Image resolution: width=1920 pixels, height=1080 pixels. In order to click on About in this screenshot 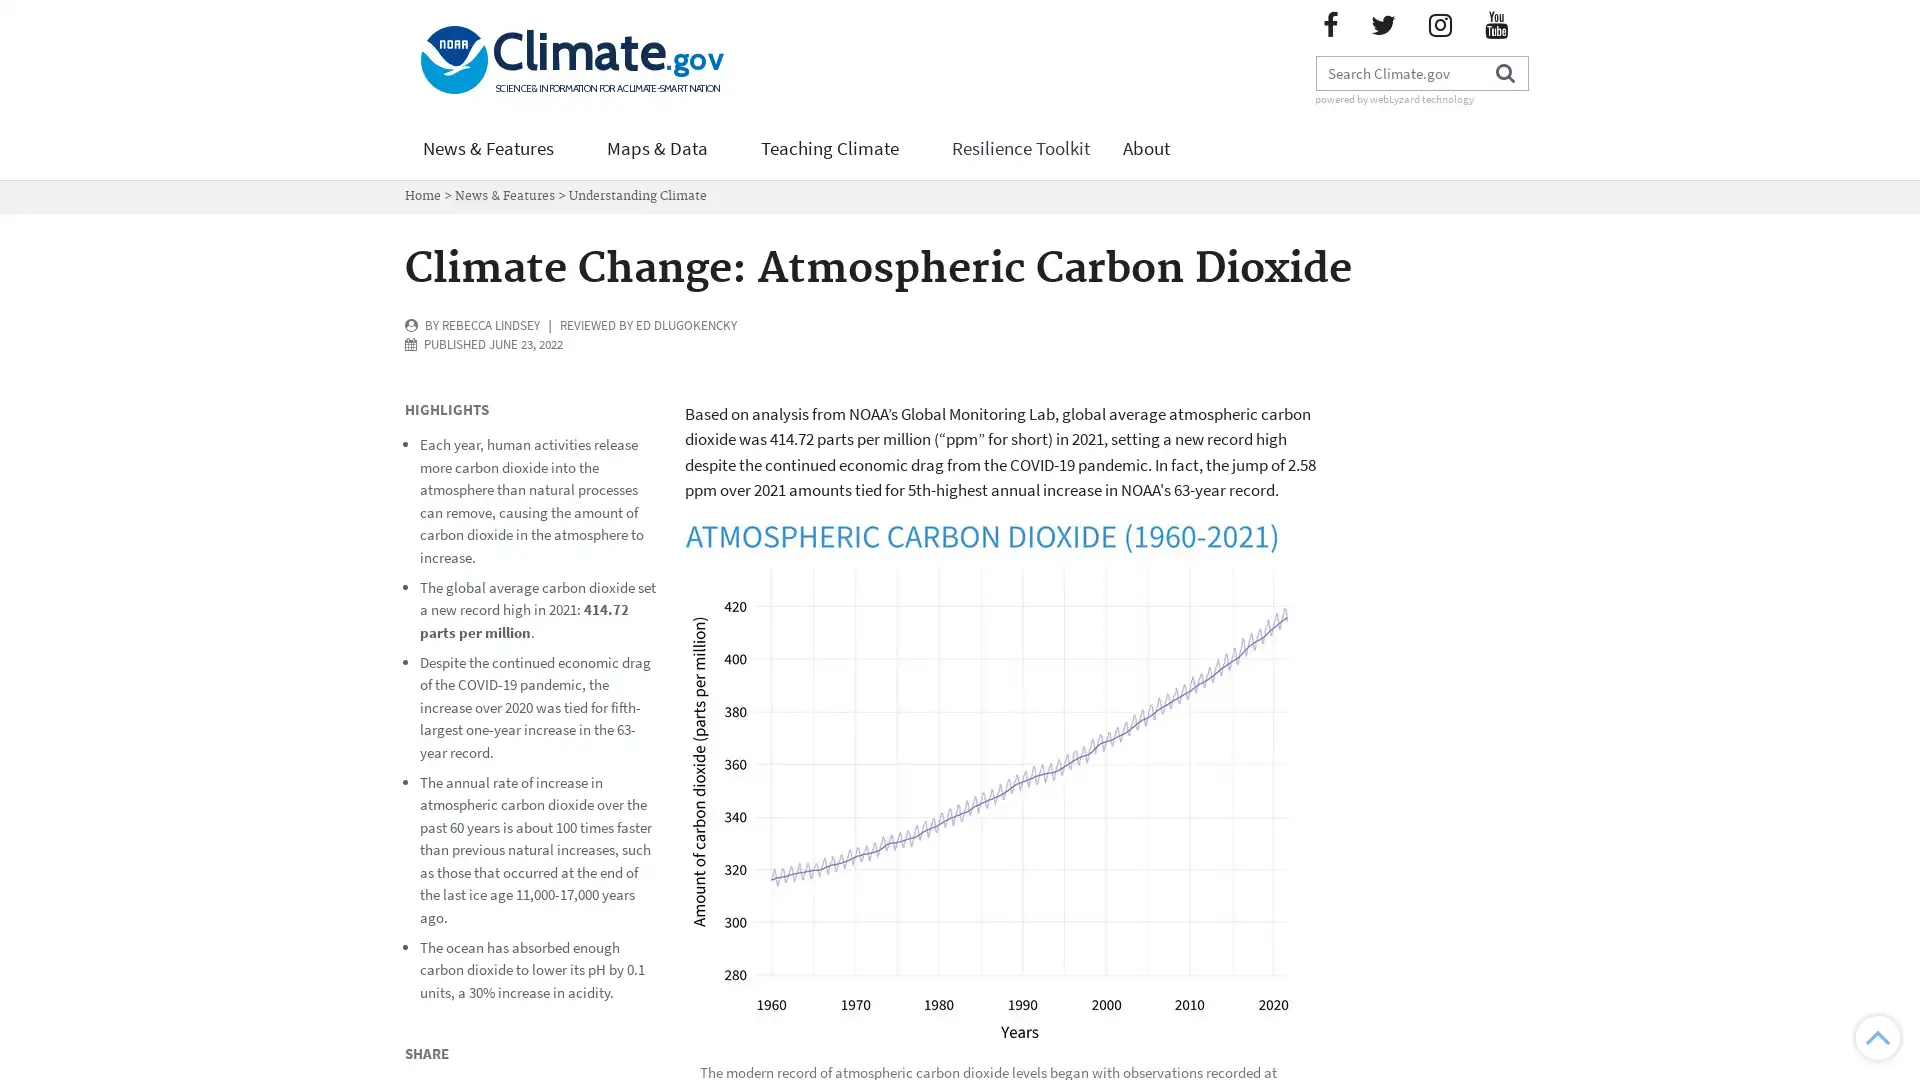, I will do `click(1156, 146)`.